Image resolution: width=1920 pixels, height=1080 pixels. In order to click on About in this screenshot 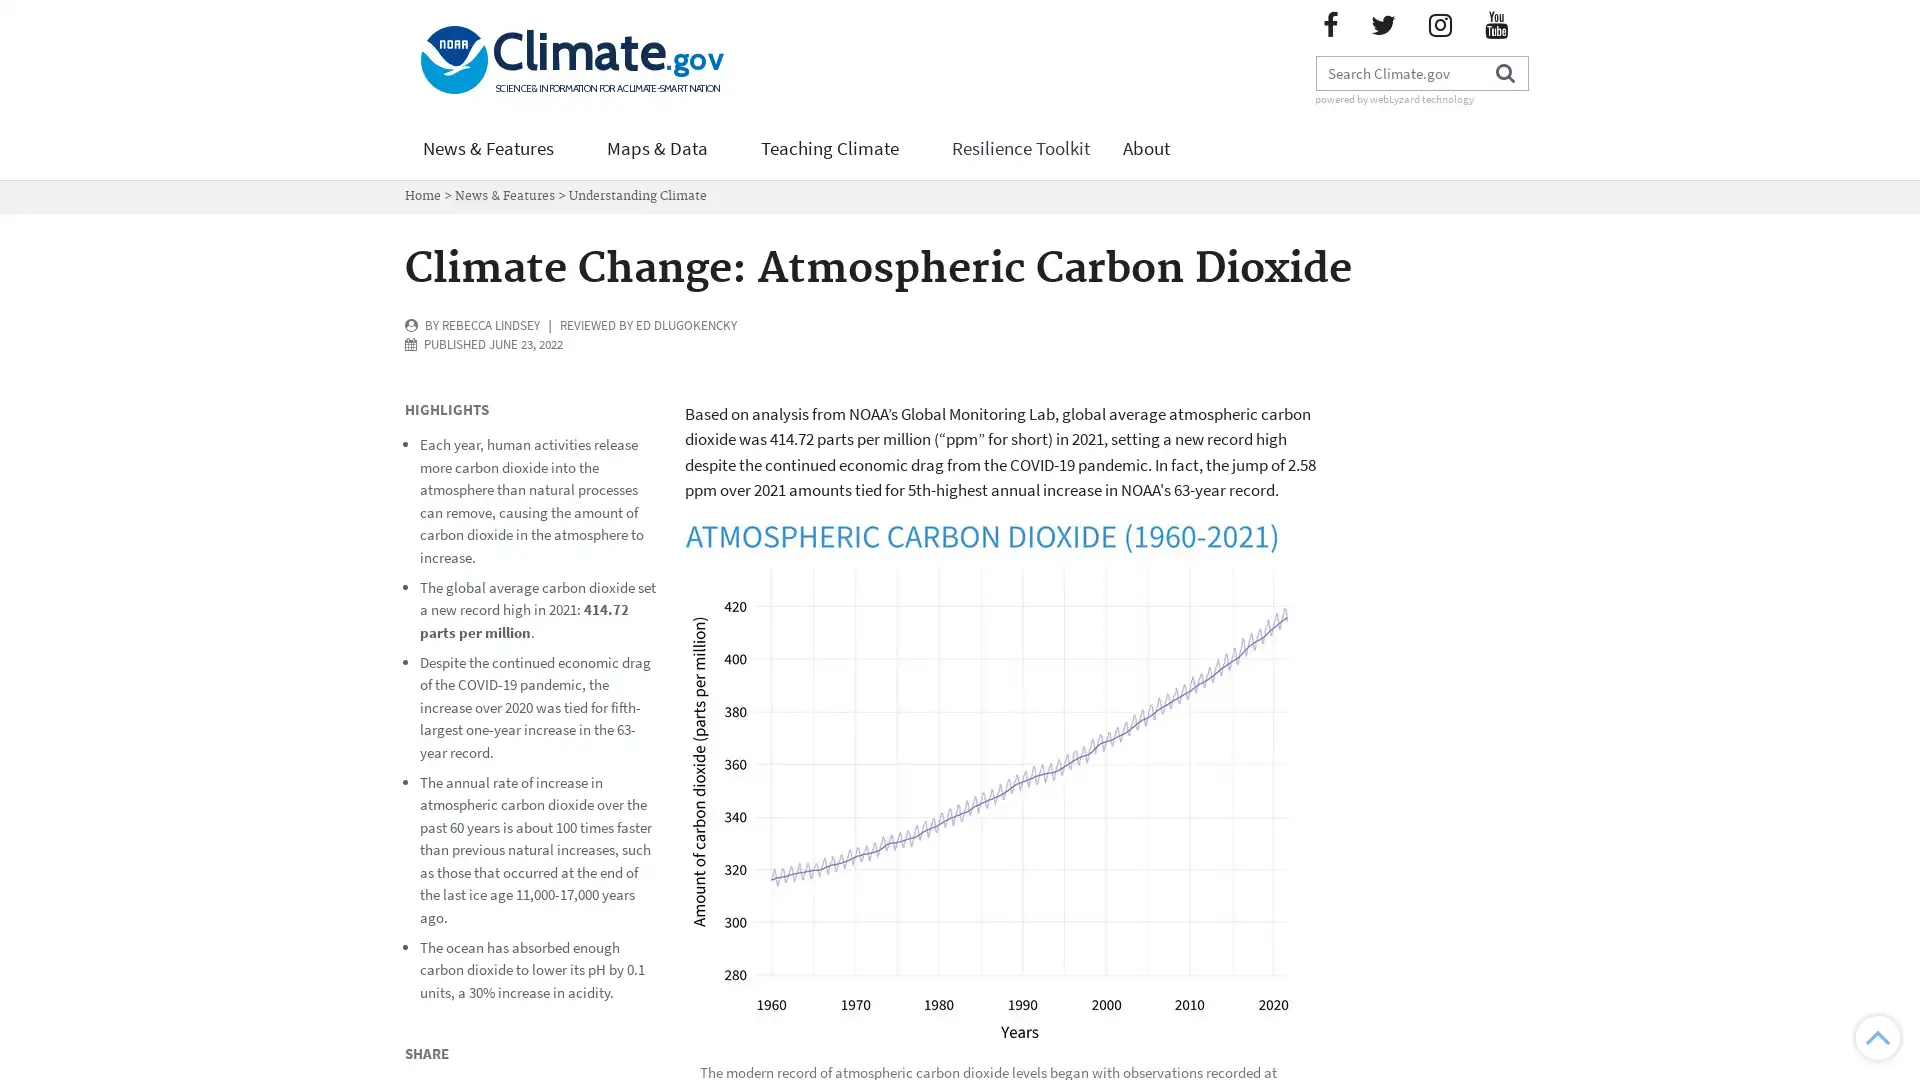, I will do `click(1156, 146)`.